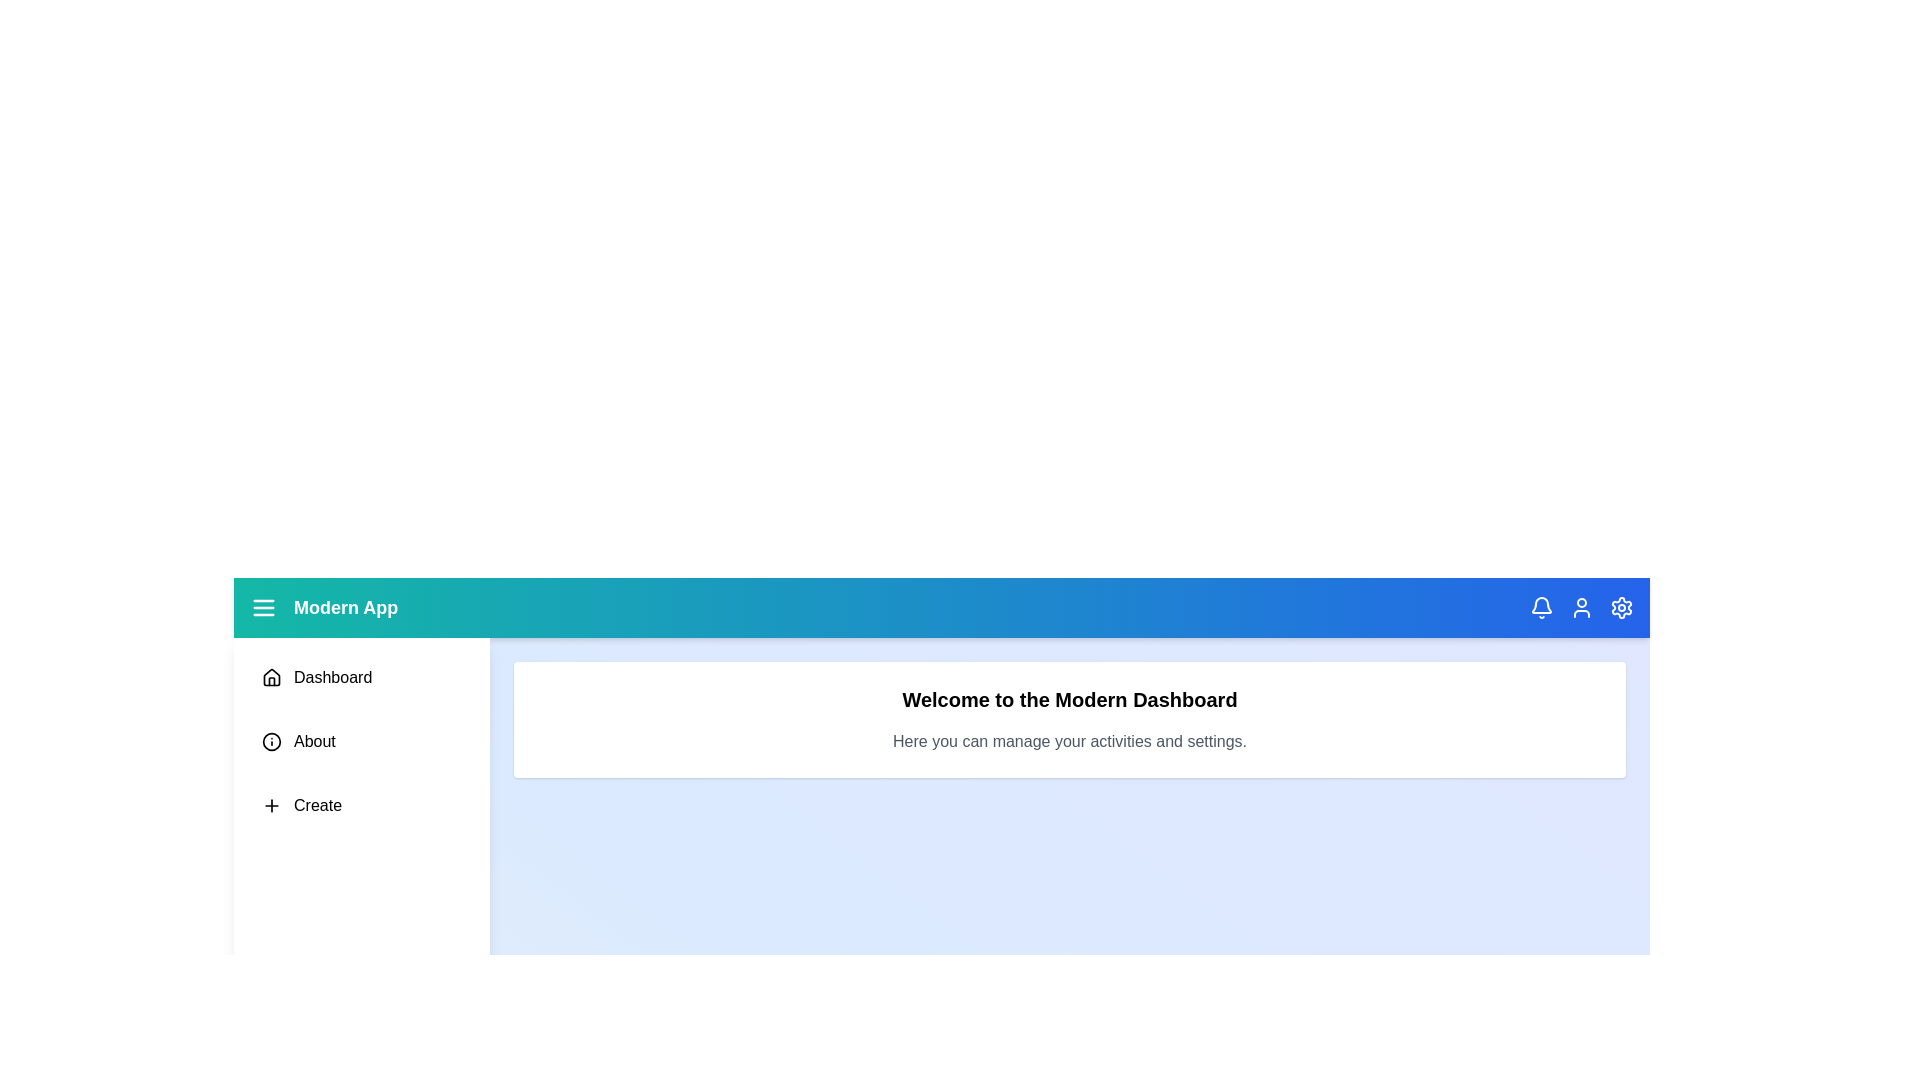  What do you see at coordinates (1540, 607) in the screenshot?
I see `the header icon Bell to perform its respective action` at bounding box center [1540, 607].